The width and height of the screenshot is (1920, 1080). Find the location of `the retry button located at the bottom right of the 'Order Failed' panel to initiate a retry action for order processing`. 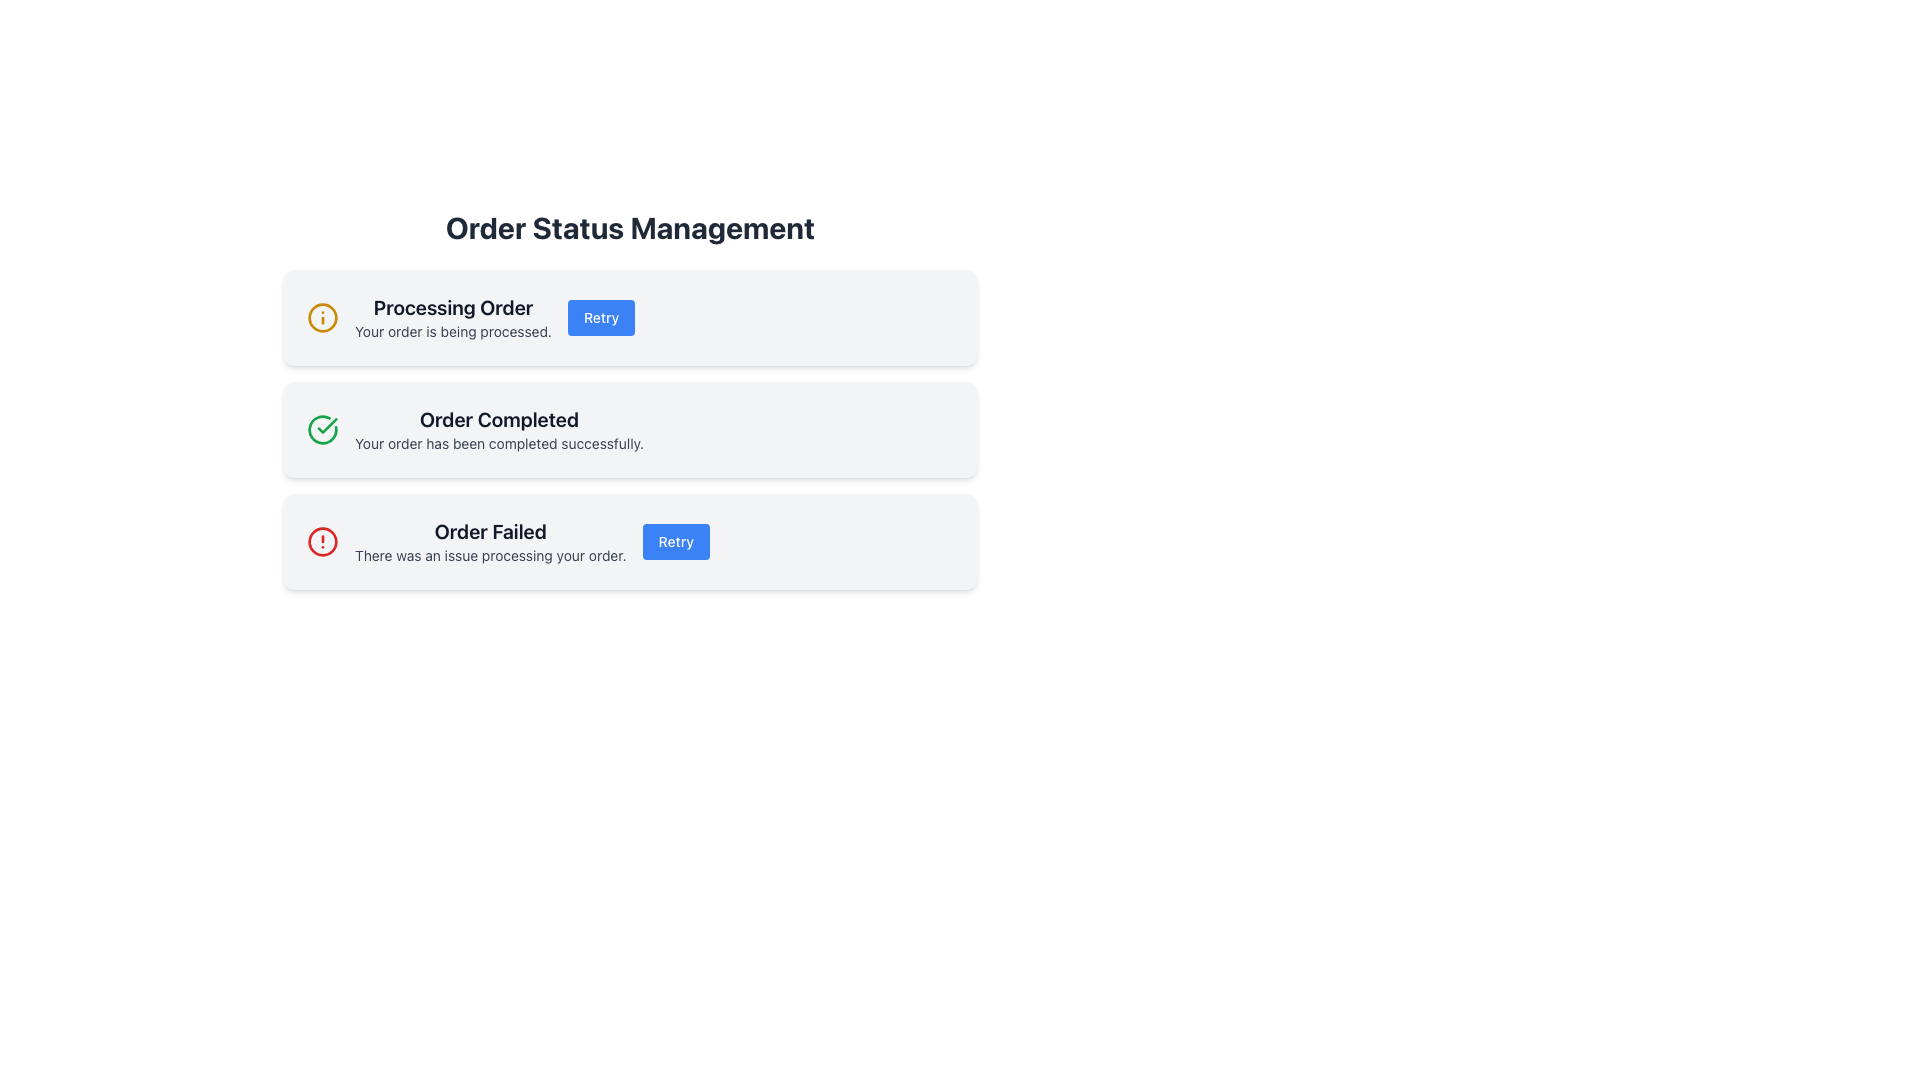

the retry button located at the bottom right of the 'Order Failed' panel to initiate a retry action for order processing is located at coordinates (676, 542).